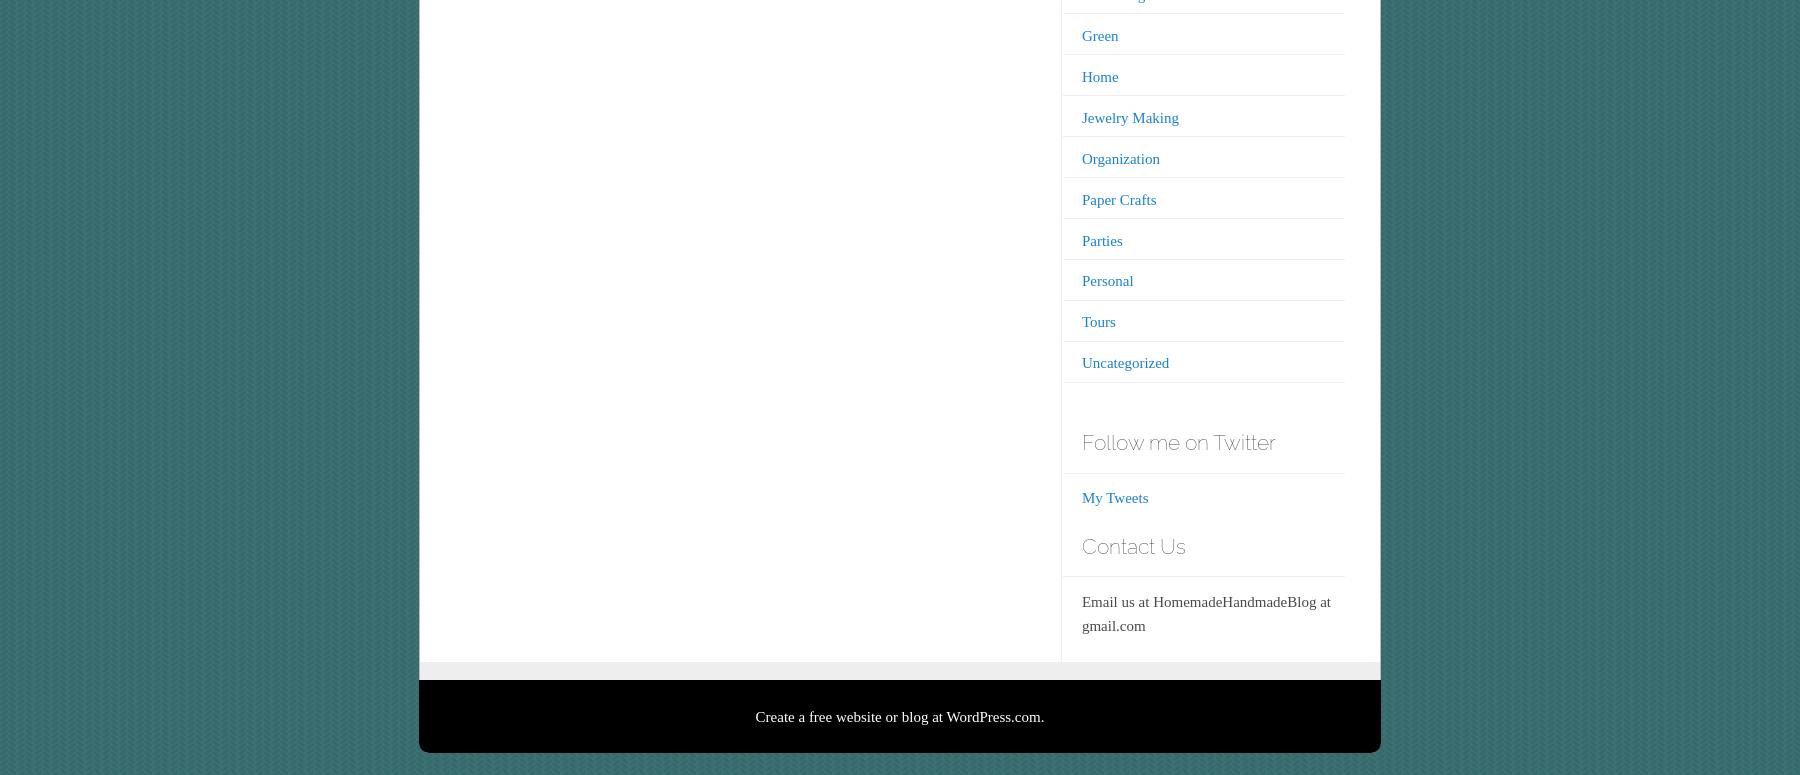  I want to click on 'Organization', so click(1119, 157).